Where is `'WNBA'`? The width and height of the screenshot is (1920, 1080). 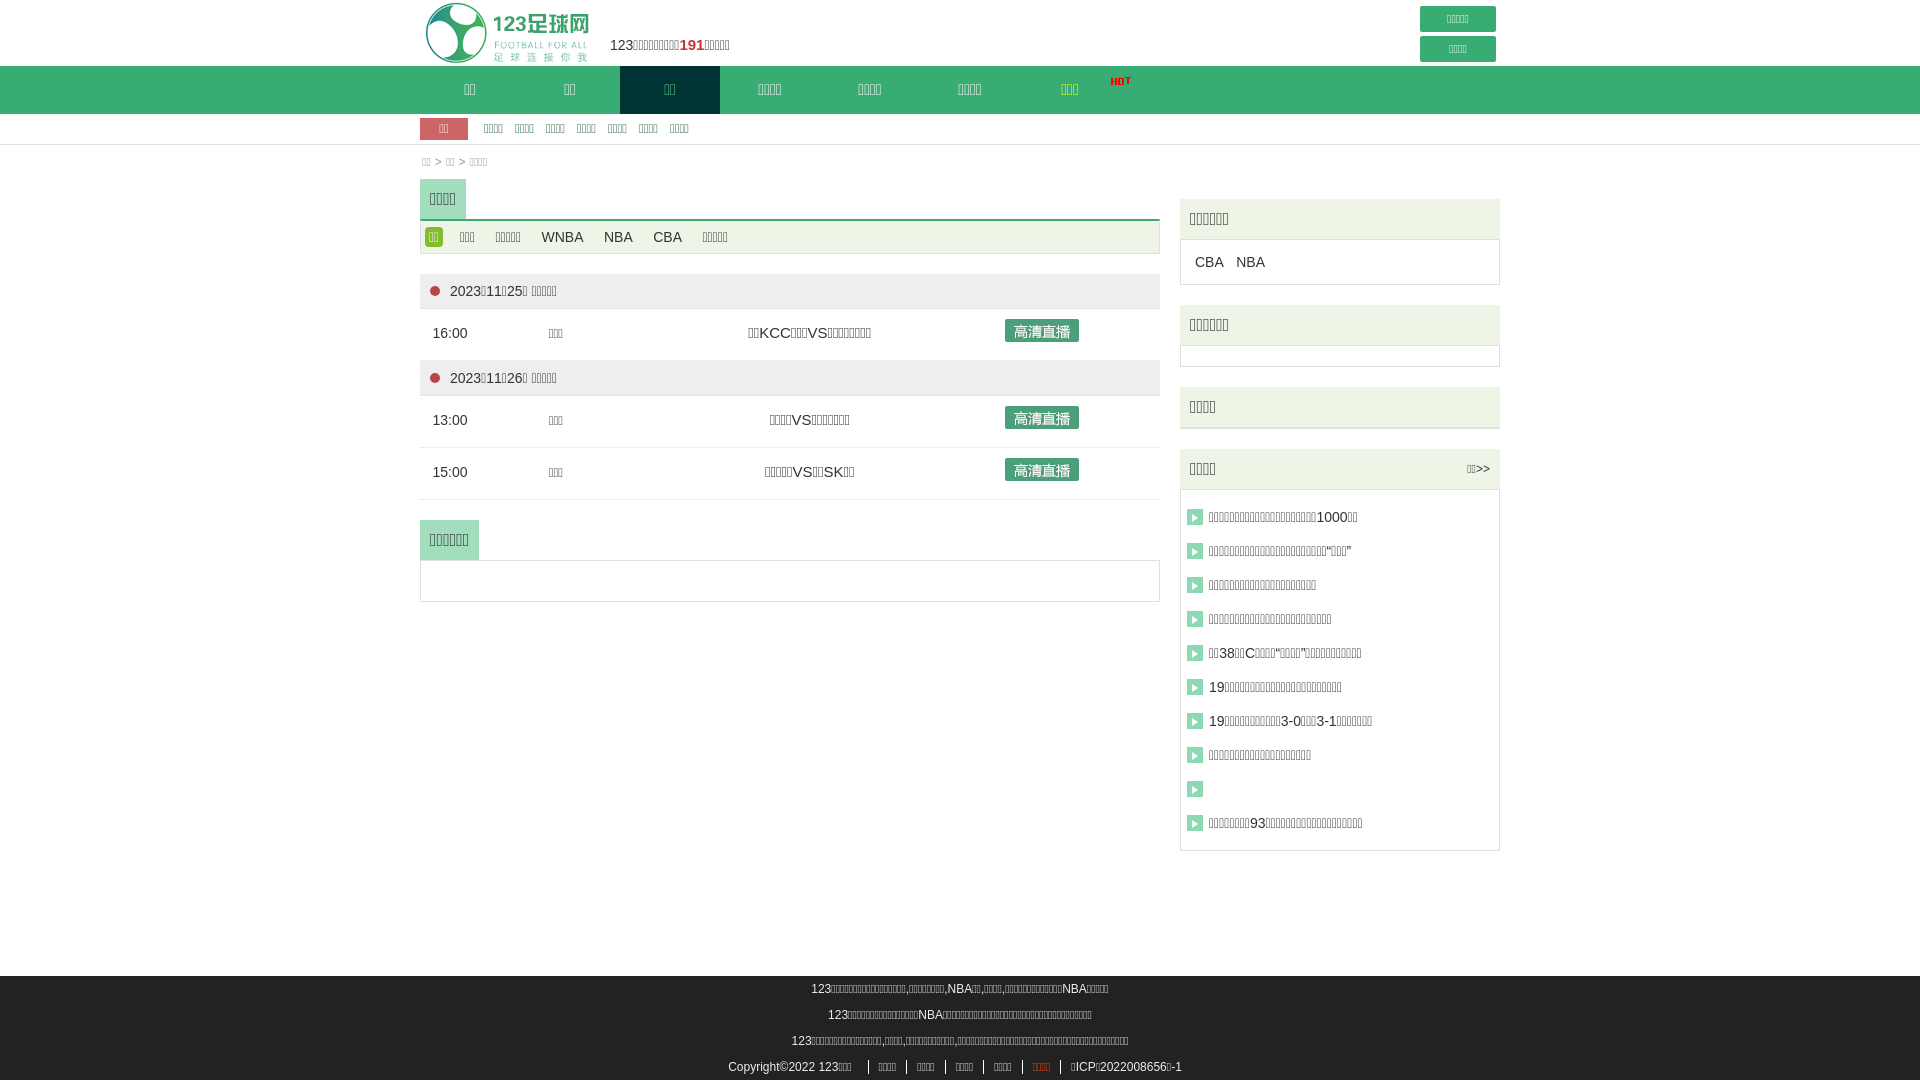 'WNBA' is located at coordinates (561, 235).